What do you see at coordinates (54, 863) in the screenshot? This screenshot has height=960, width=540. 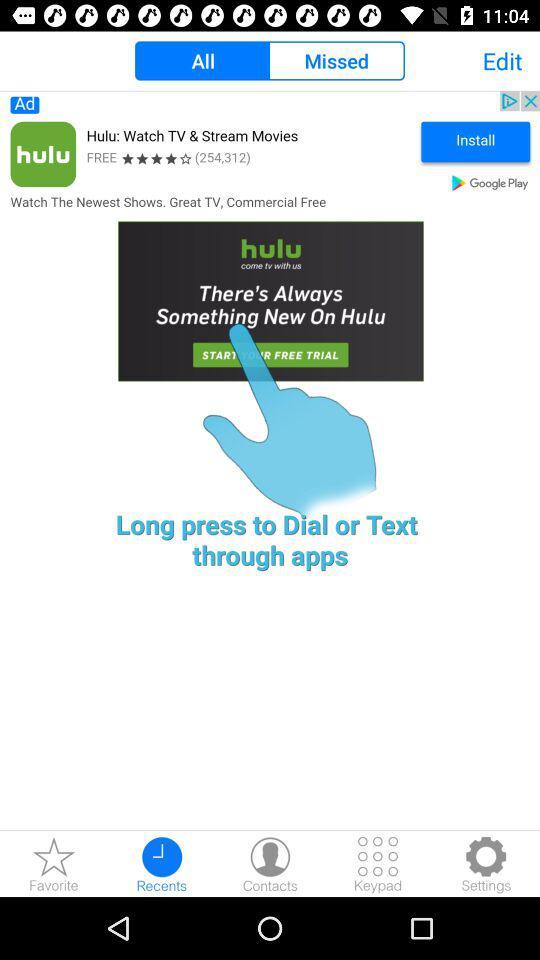 I see `mark for later use favorite` at bounding box center [54, 863].